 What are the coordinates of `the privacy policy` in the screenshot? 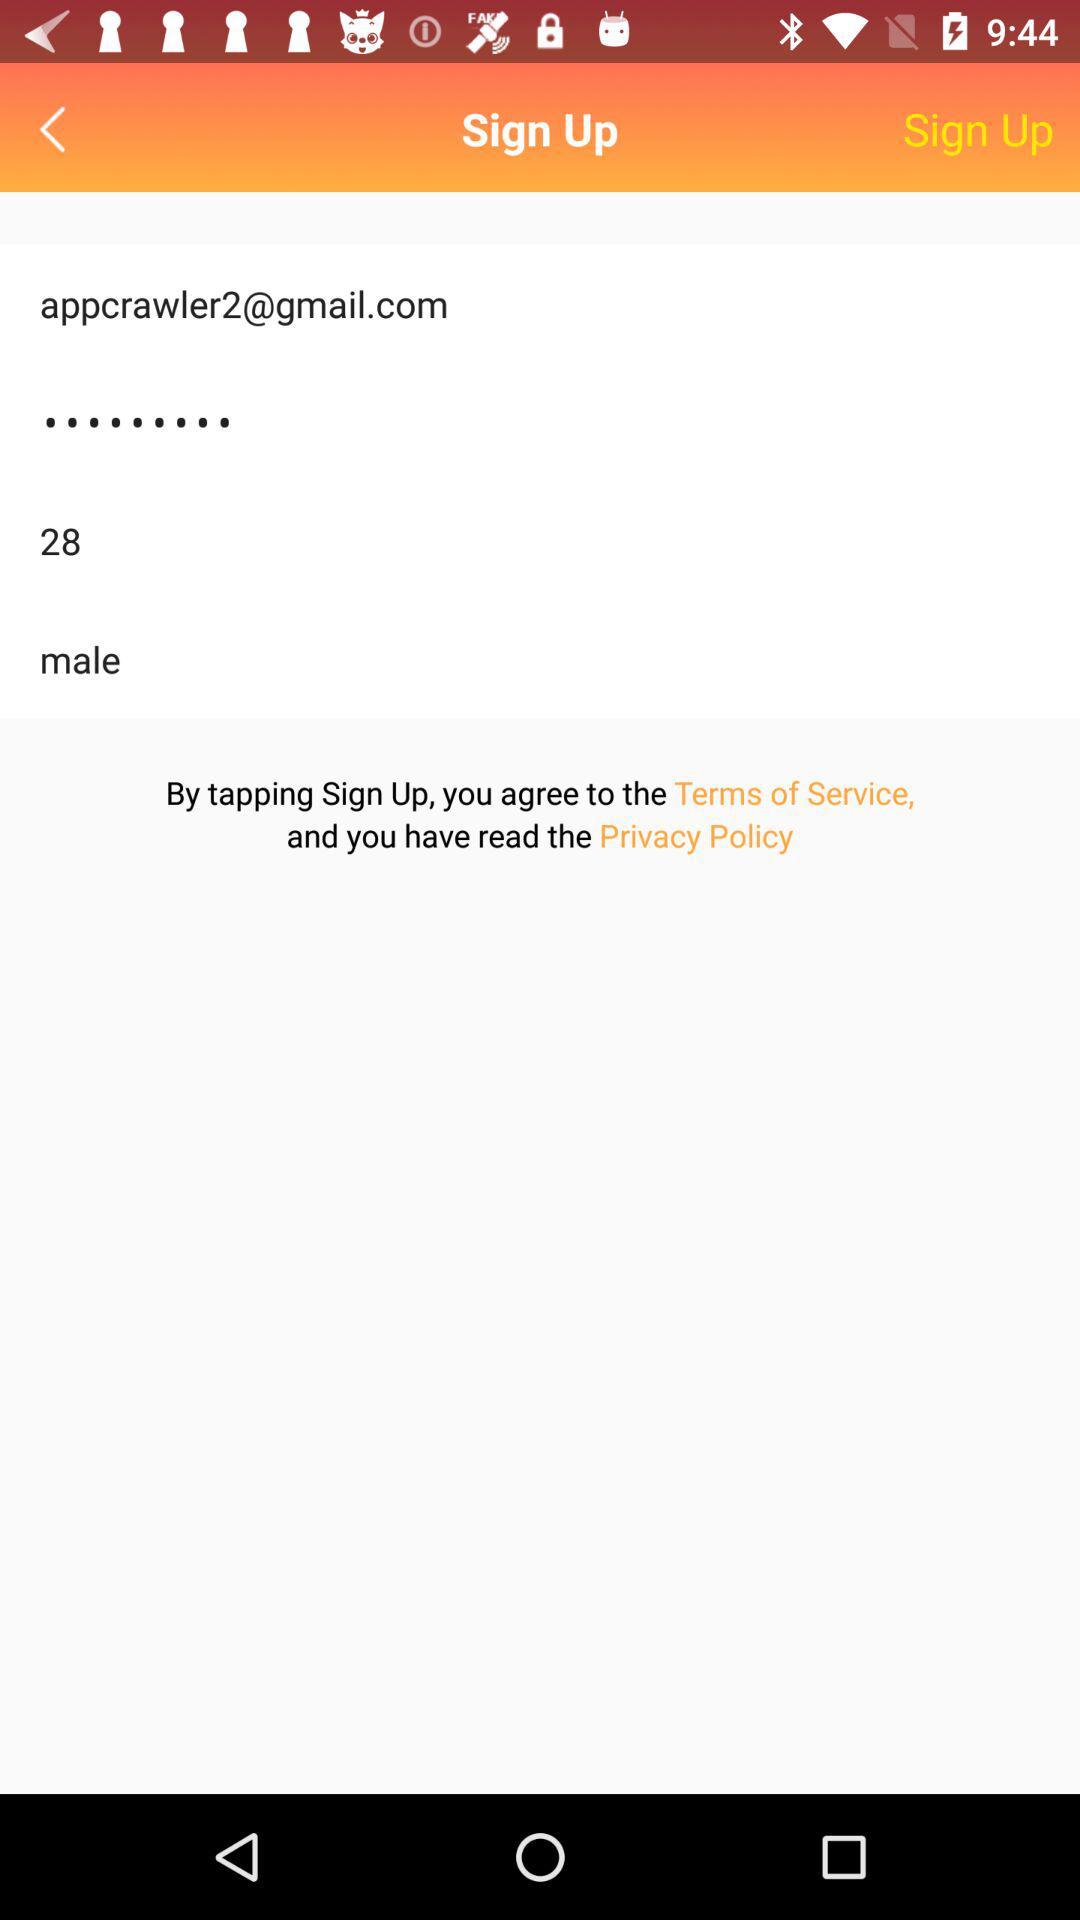 It's located at (695, 835).